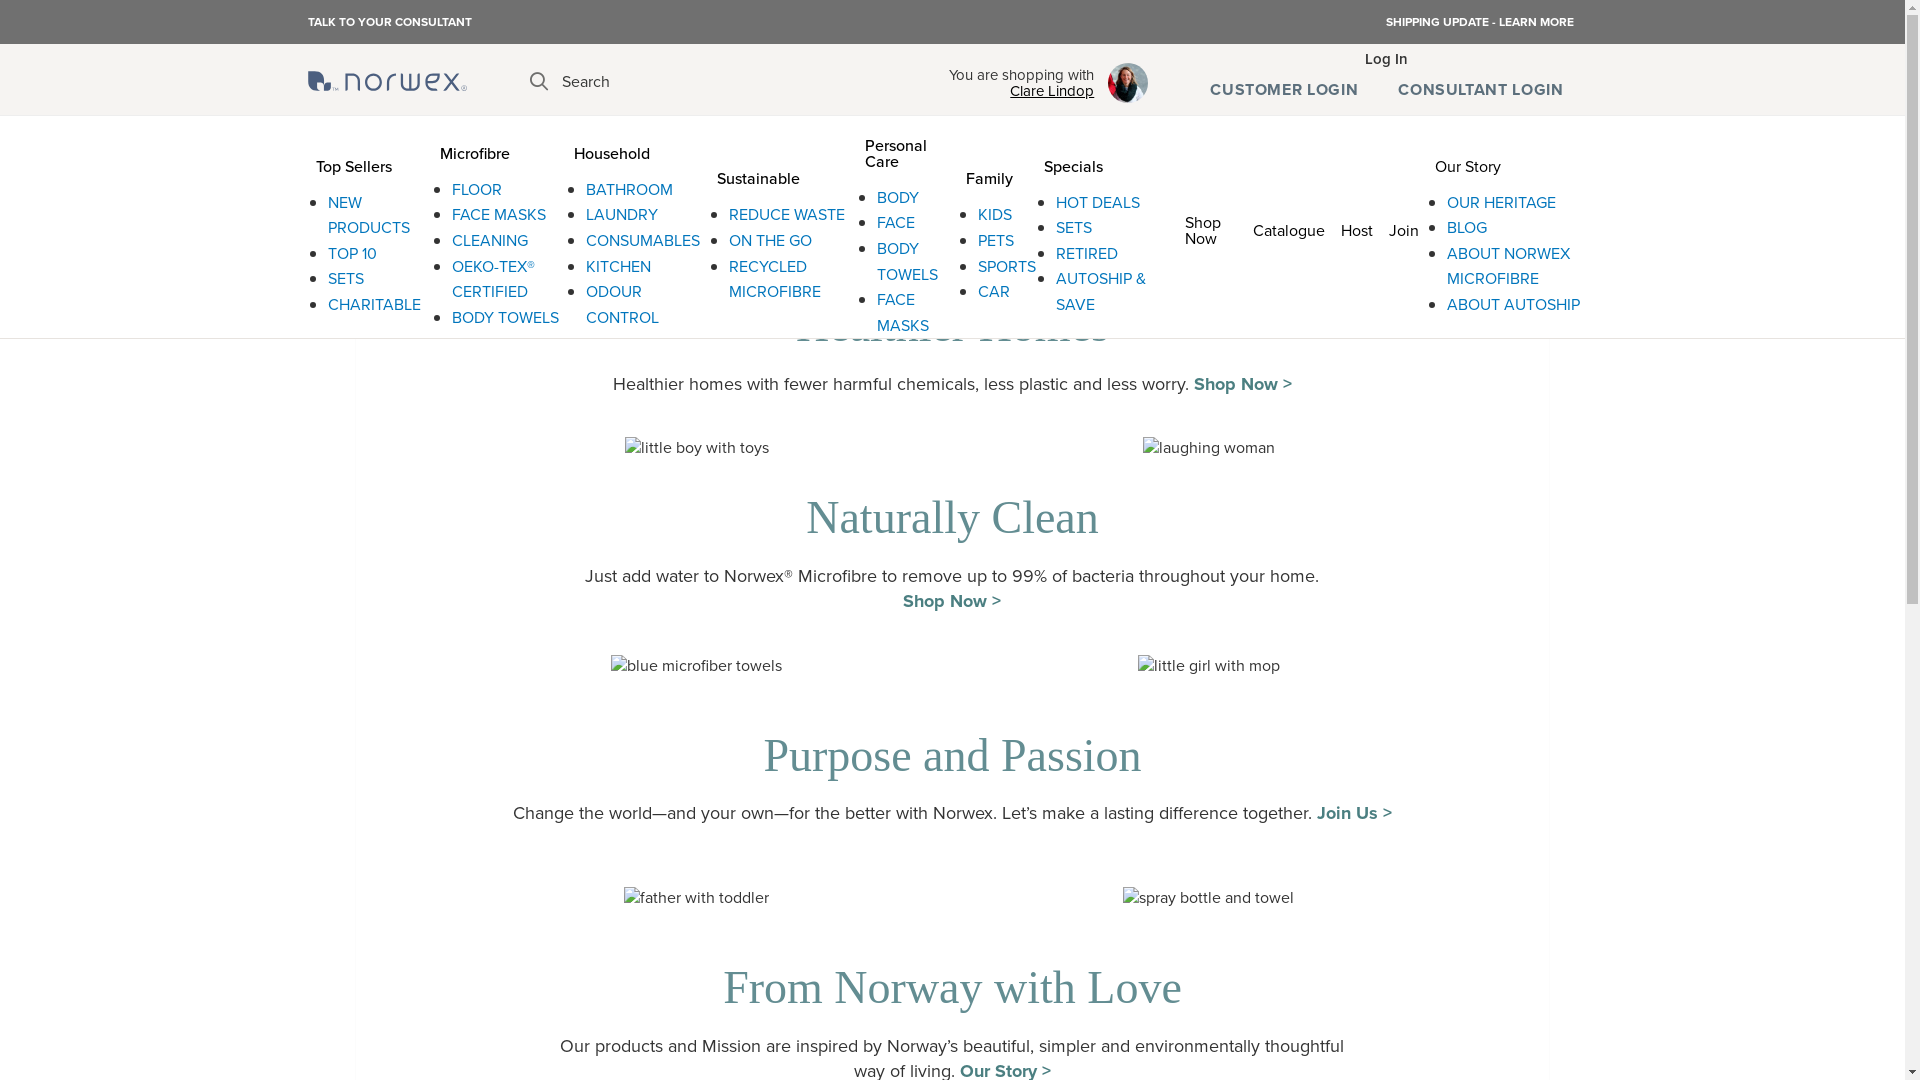 The image size is (1920, 1080). I want to click on 'RETIRED', so click(1085, 252).